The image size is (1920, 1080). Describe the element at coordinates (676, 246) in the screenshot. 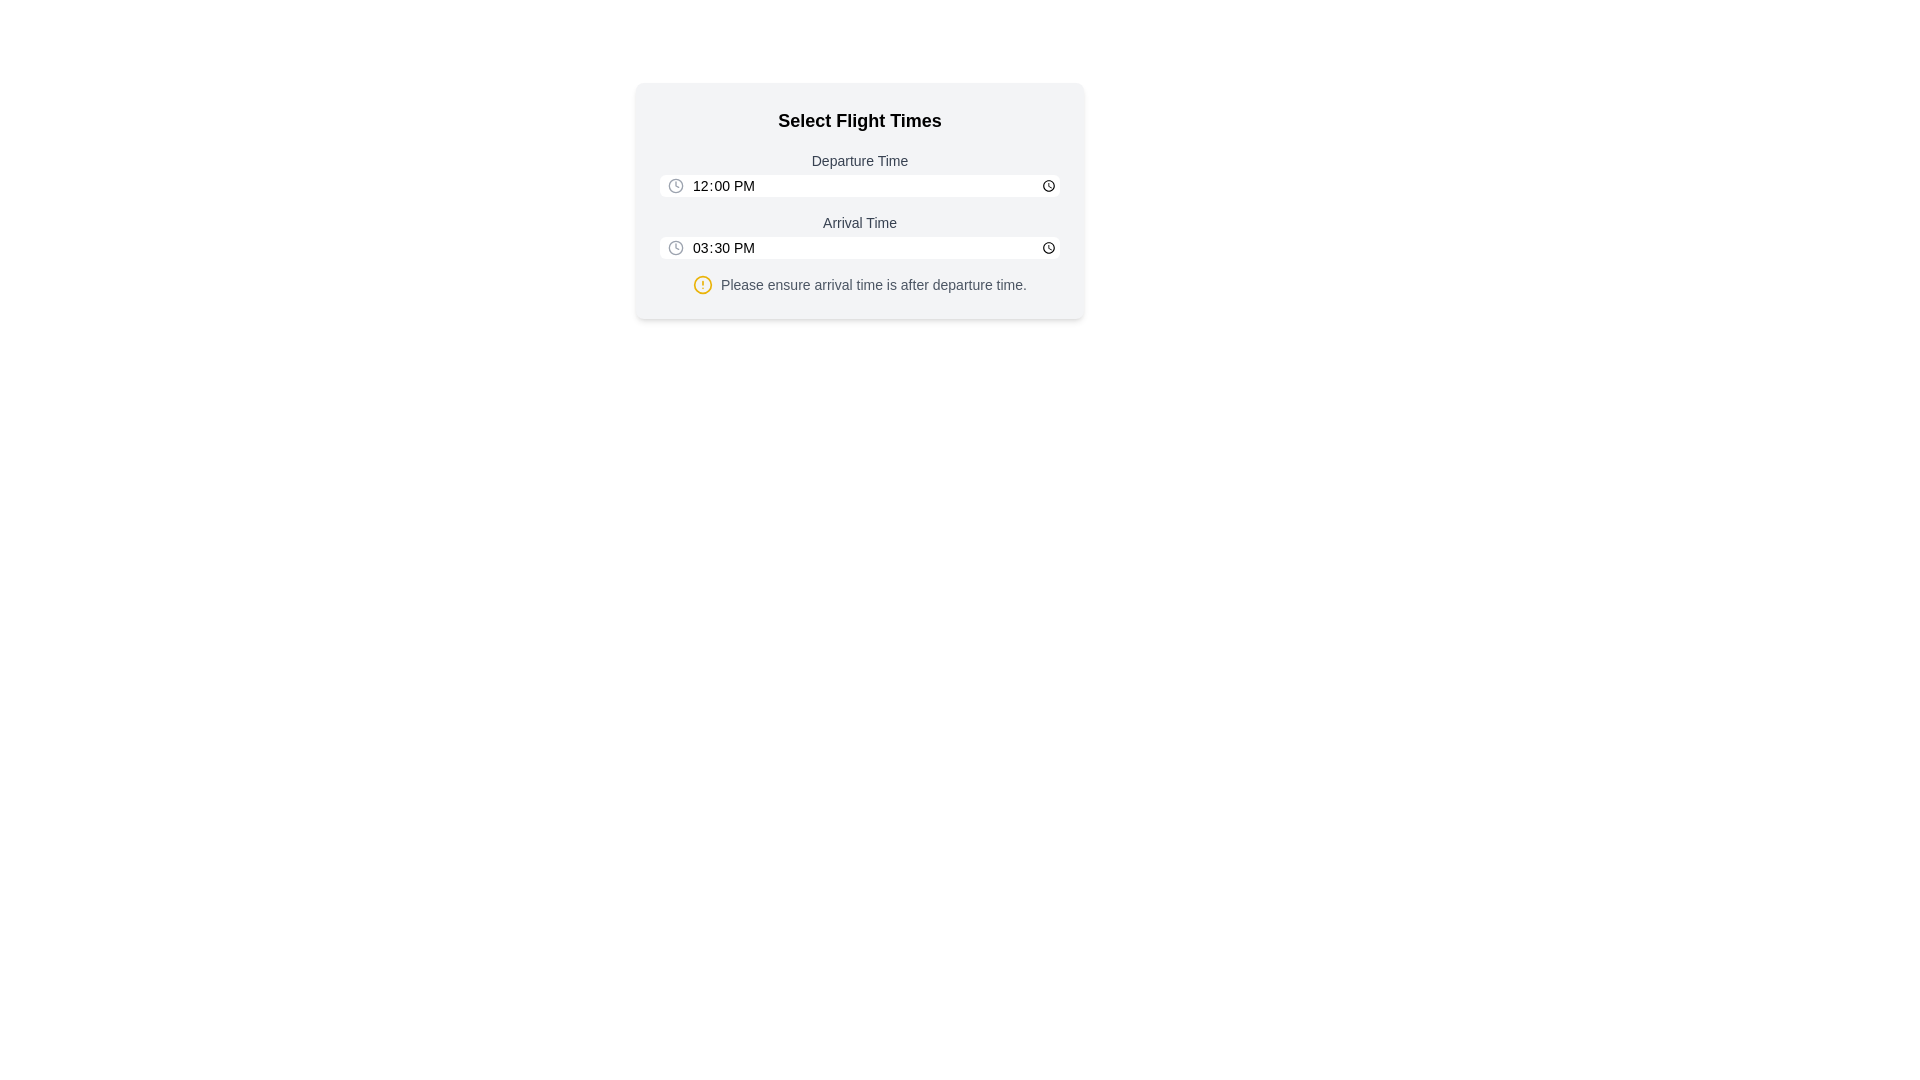

I see `the clock icon located to the left of the 'Arrival Time' text input box, which serves as a contextual indicator for time entry` at that location.